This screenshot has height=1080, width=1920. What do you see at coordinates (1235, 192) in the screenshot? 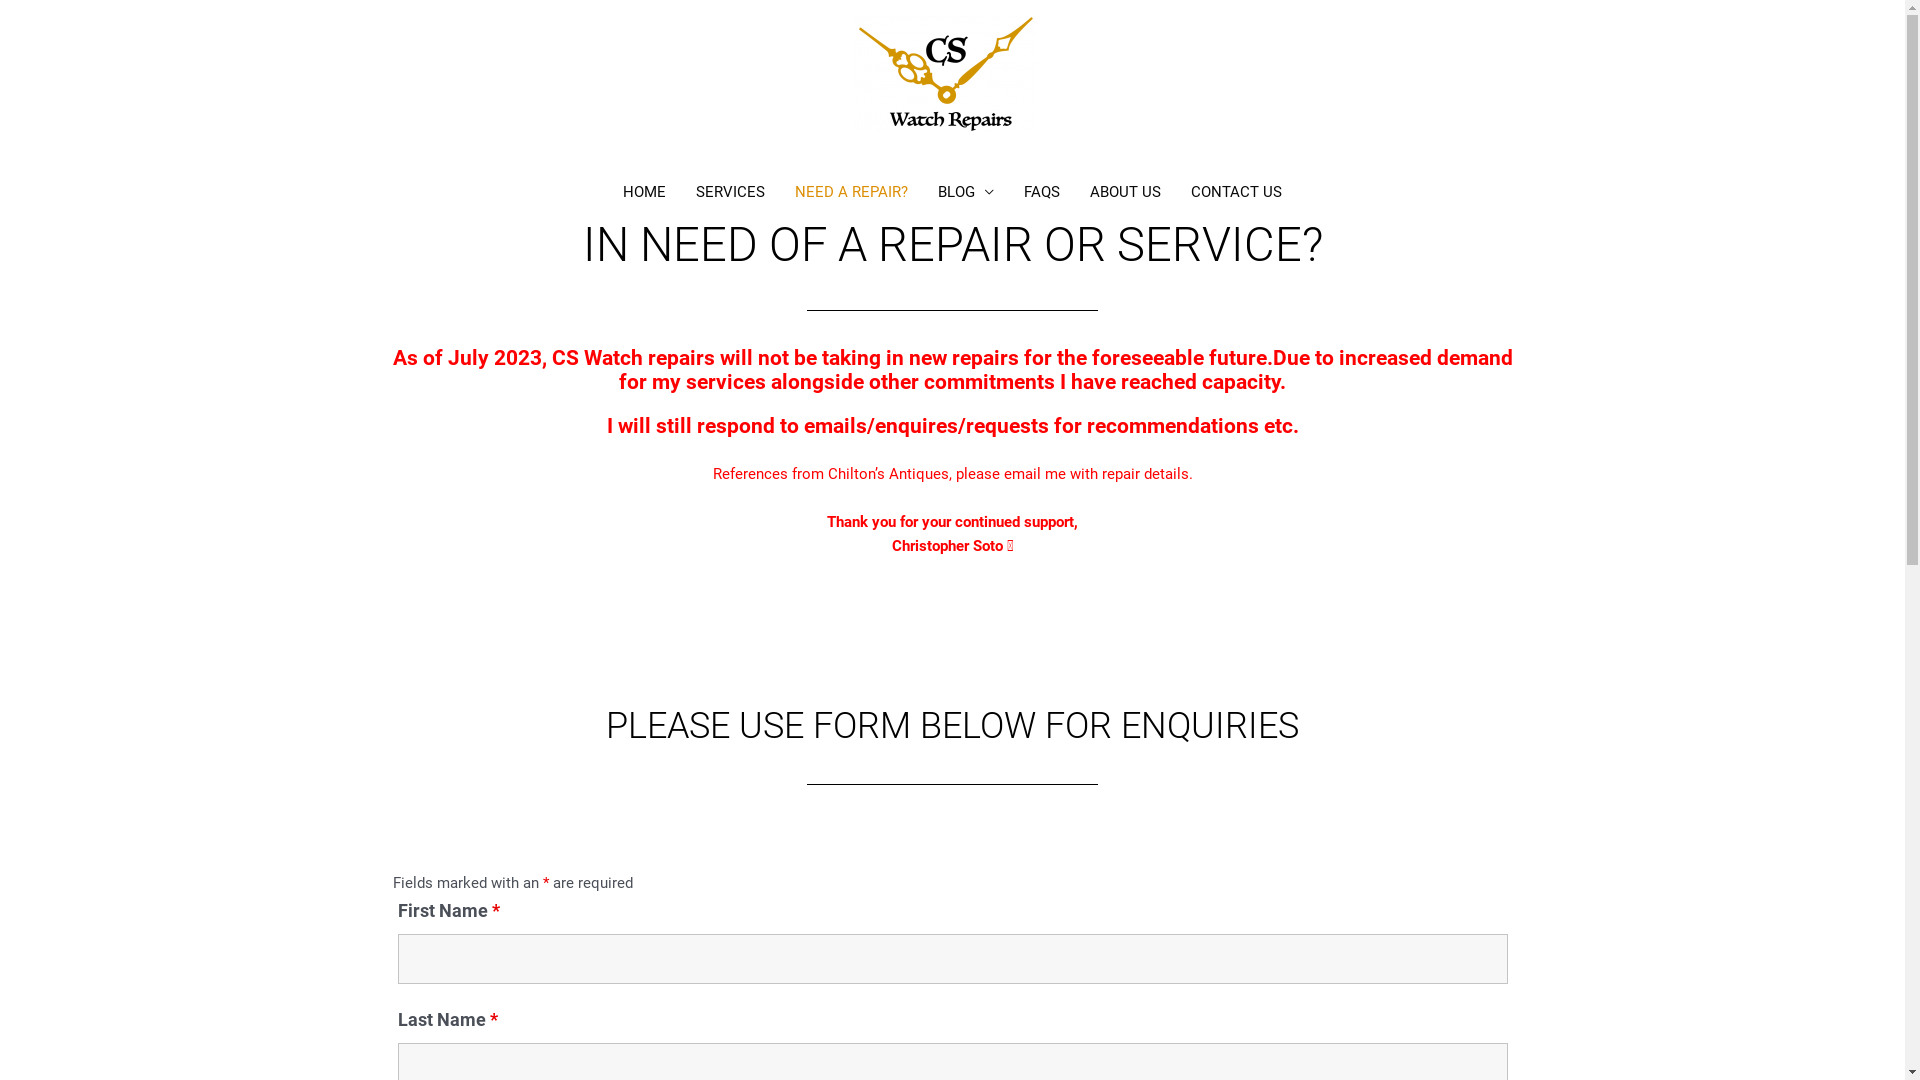
I see `'CONTACT US'` at bounding box center [1235, 192].